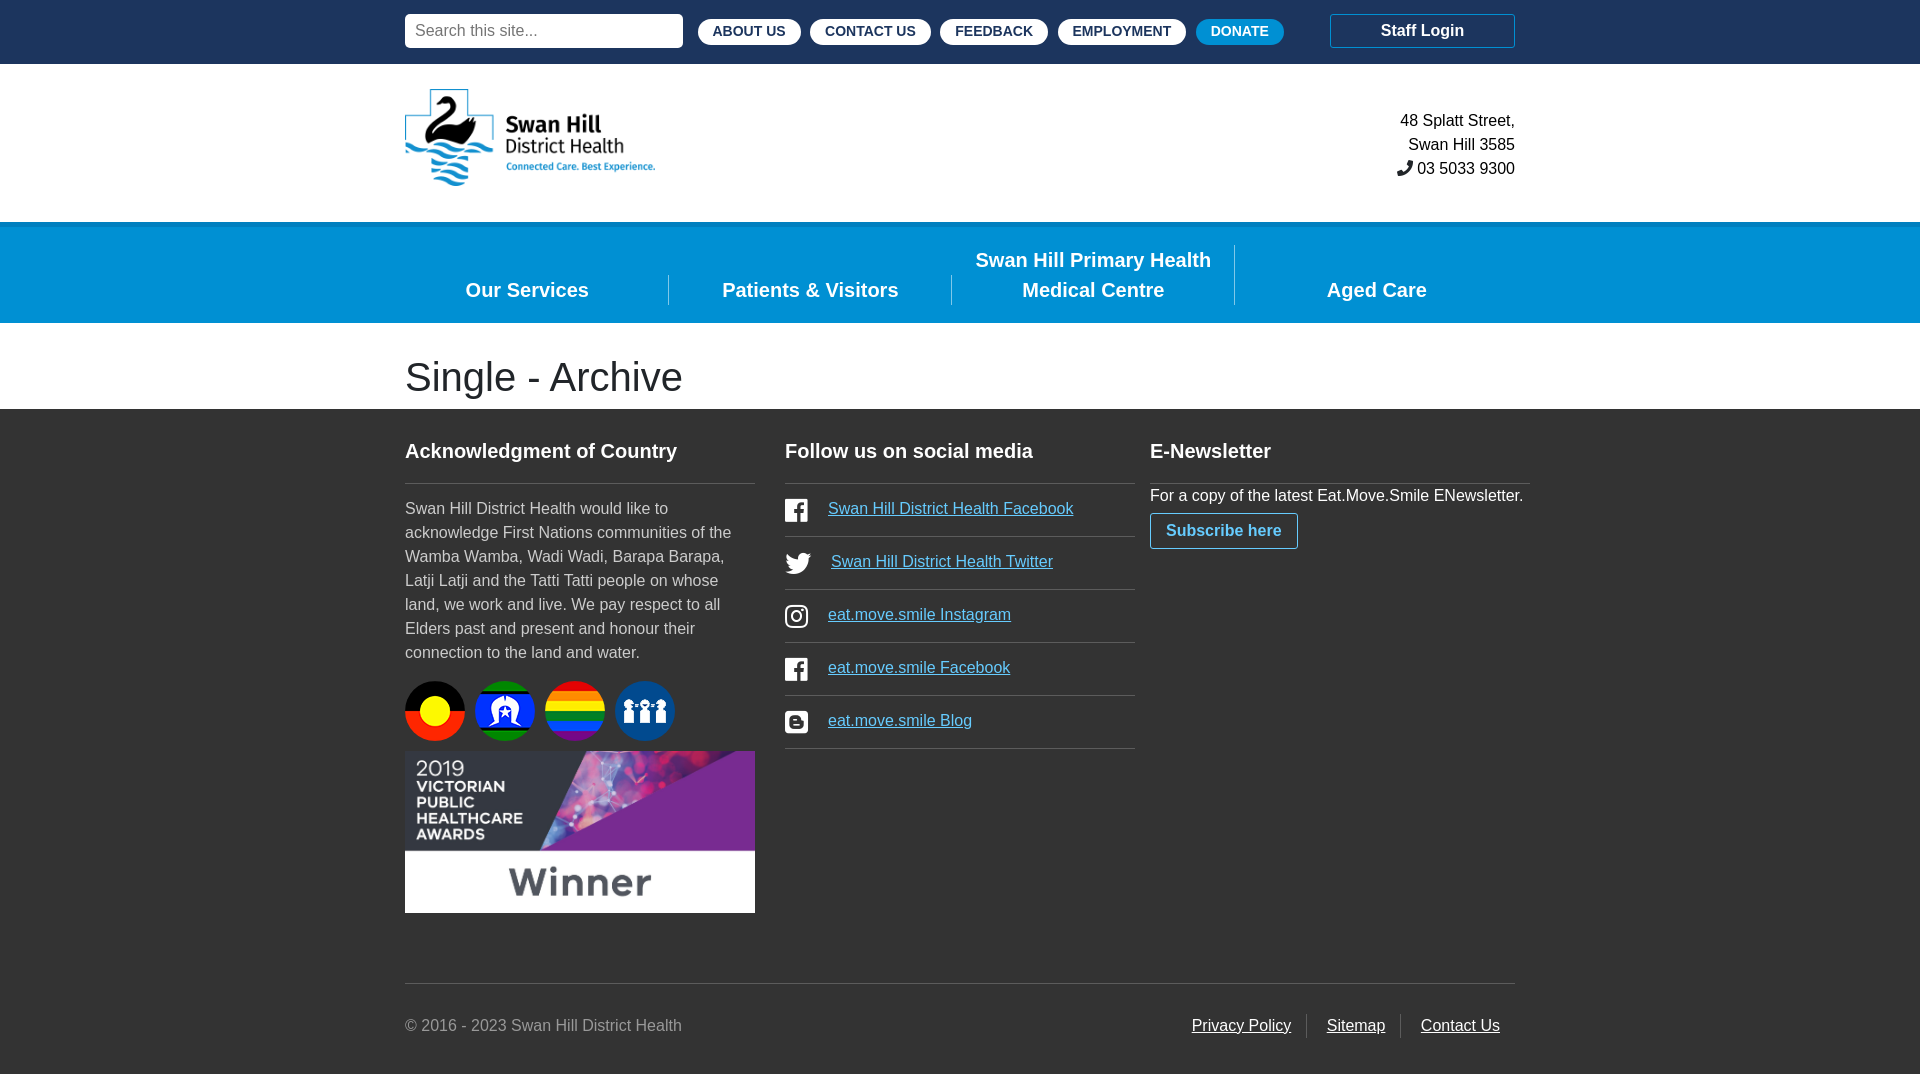  I want to click on 'EMPLOYMENT', so click(1056, 31).